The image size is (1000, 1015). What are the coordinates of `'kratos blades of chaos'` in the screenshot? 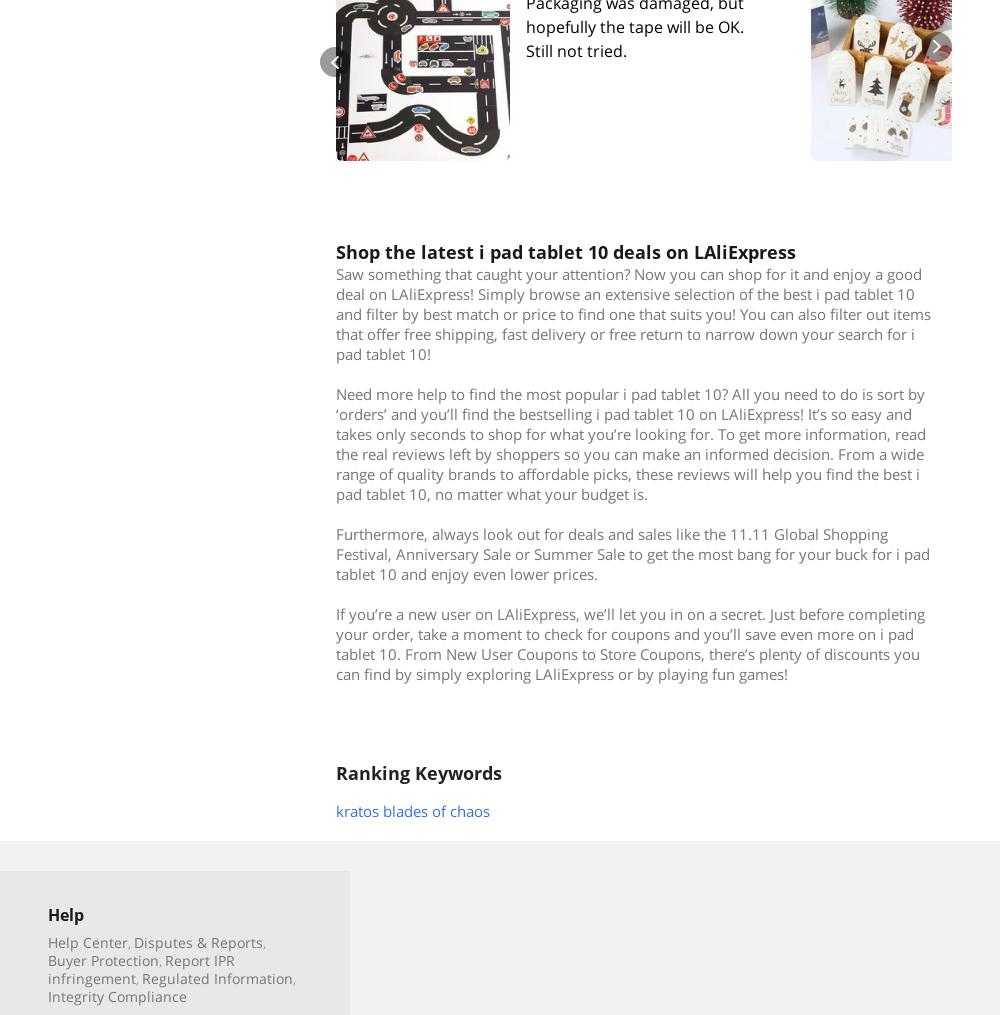 It's located at (413, 809).